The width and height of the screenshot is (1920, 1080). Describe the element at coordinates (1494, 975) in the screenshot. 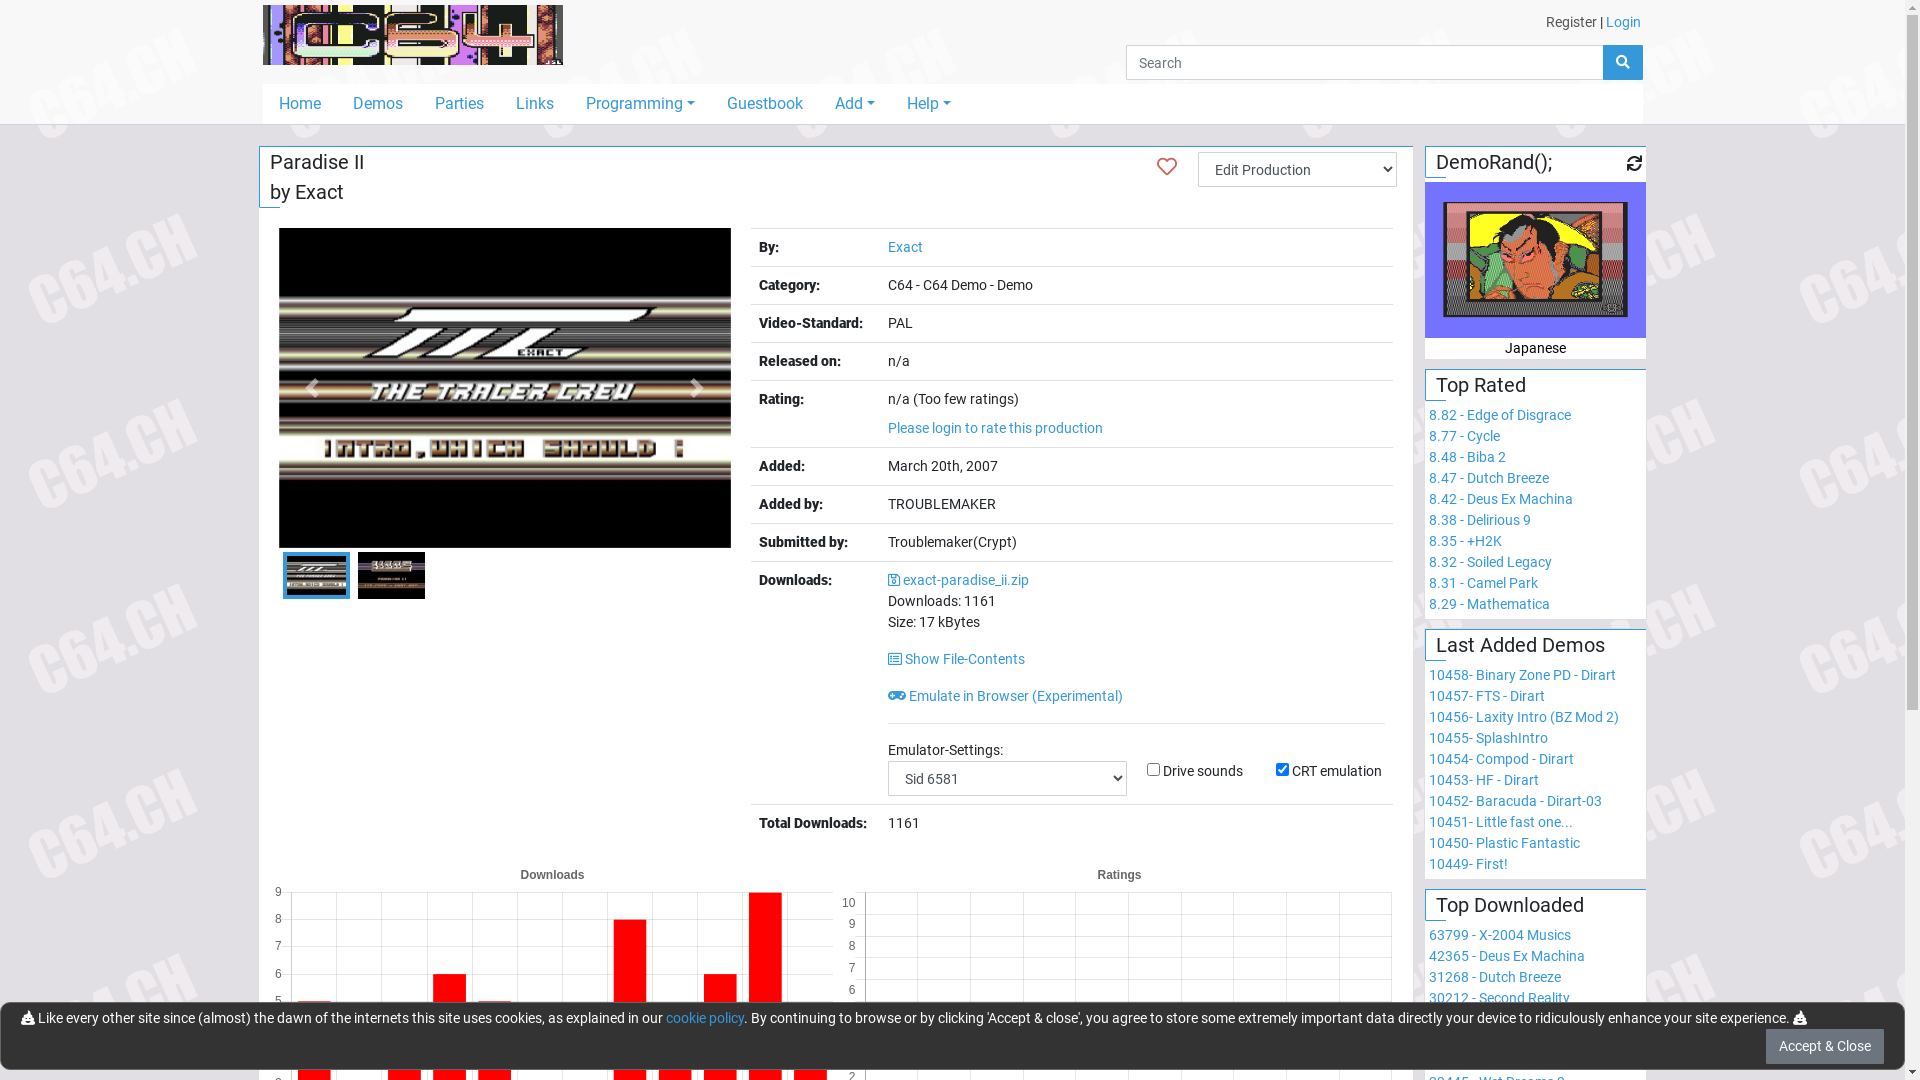

I see `'31268 - Dutch Breeze'` at that location.